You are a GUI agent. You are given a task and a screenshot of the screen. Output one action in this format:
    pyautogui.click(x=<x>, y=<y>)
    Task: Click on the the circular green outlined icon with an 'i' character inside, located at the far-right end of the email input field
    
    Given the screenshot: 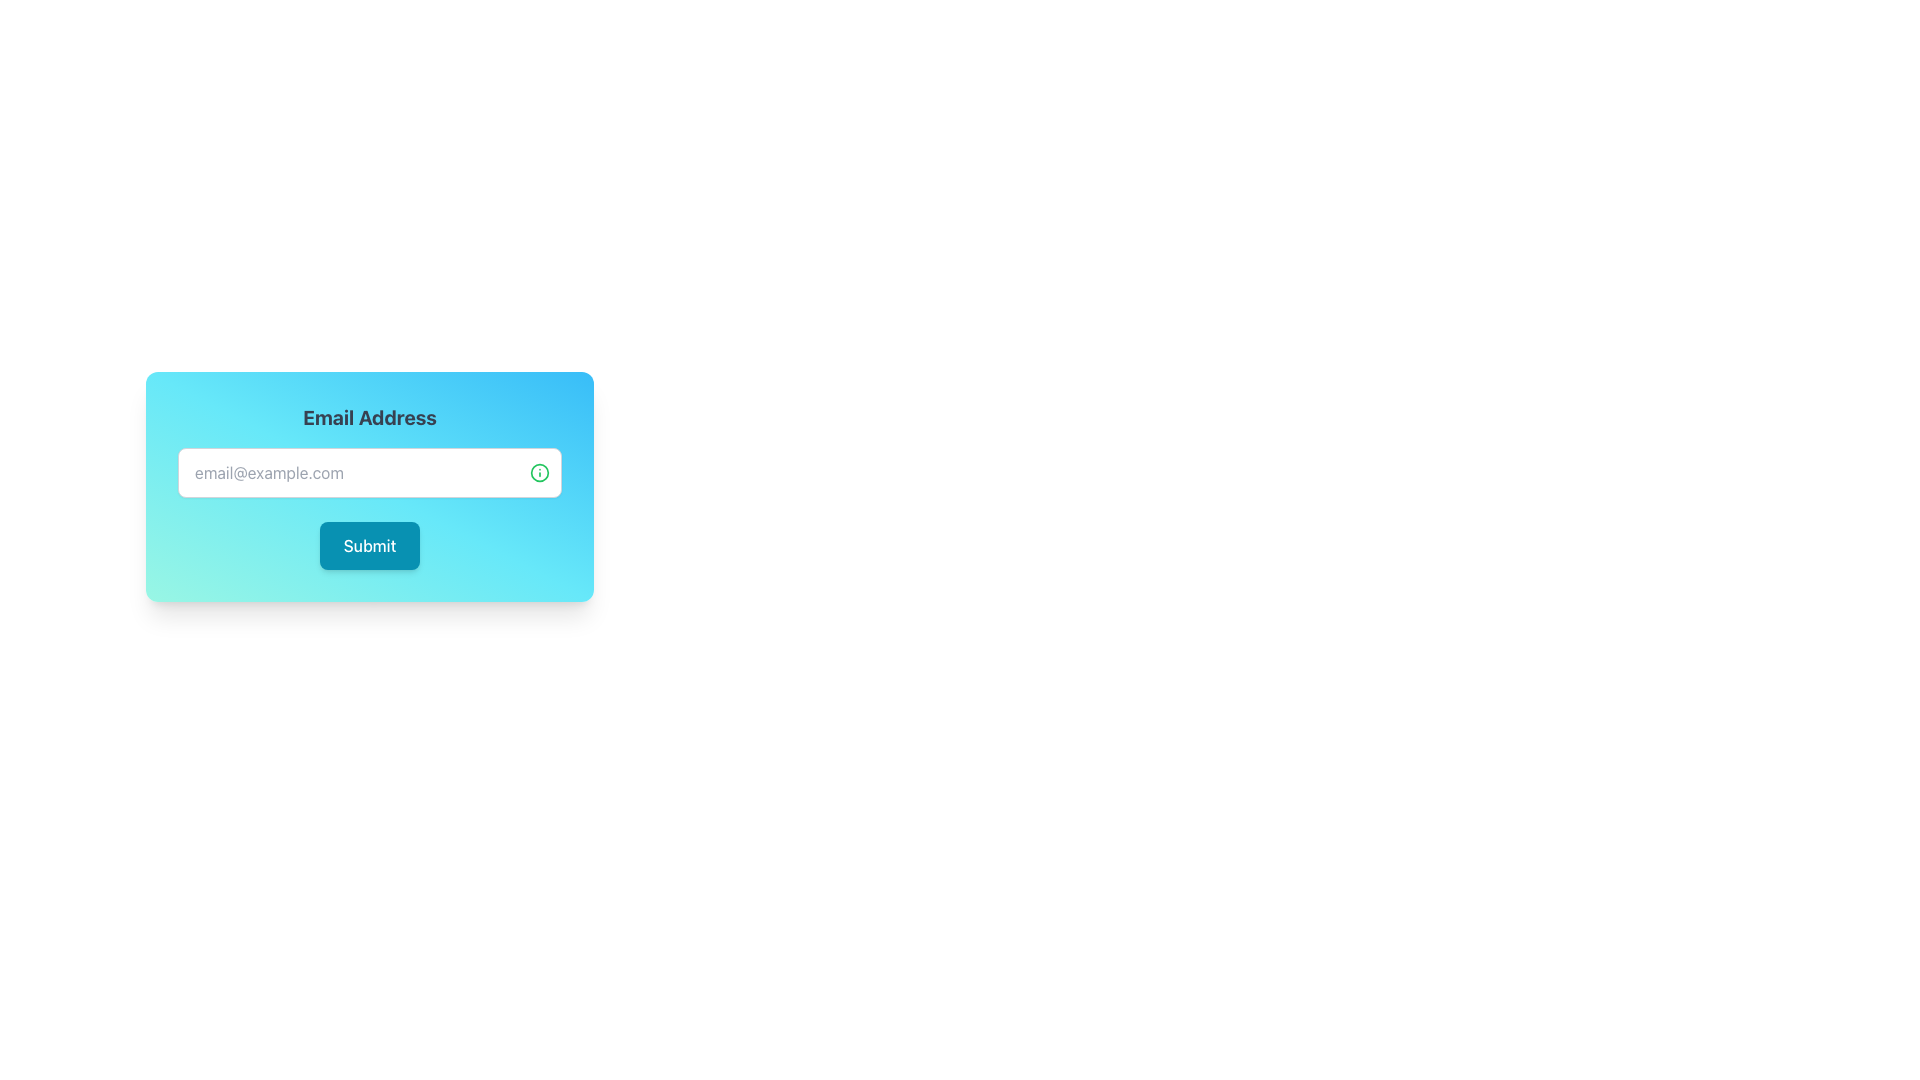 What is the action you would take?
    pyautogui.click(x=546, y=473)
    